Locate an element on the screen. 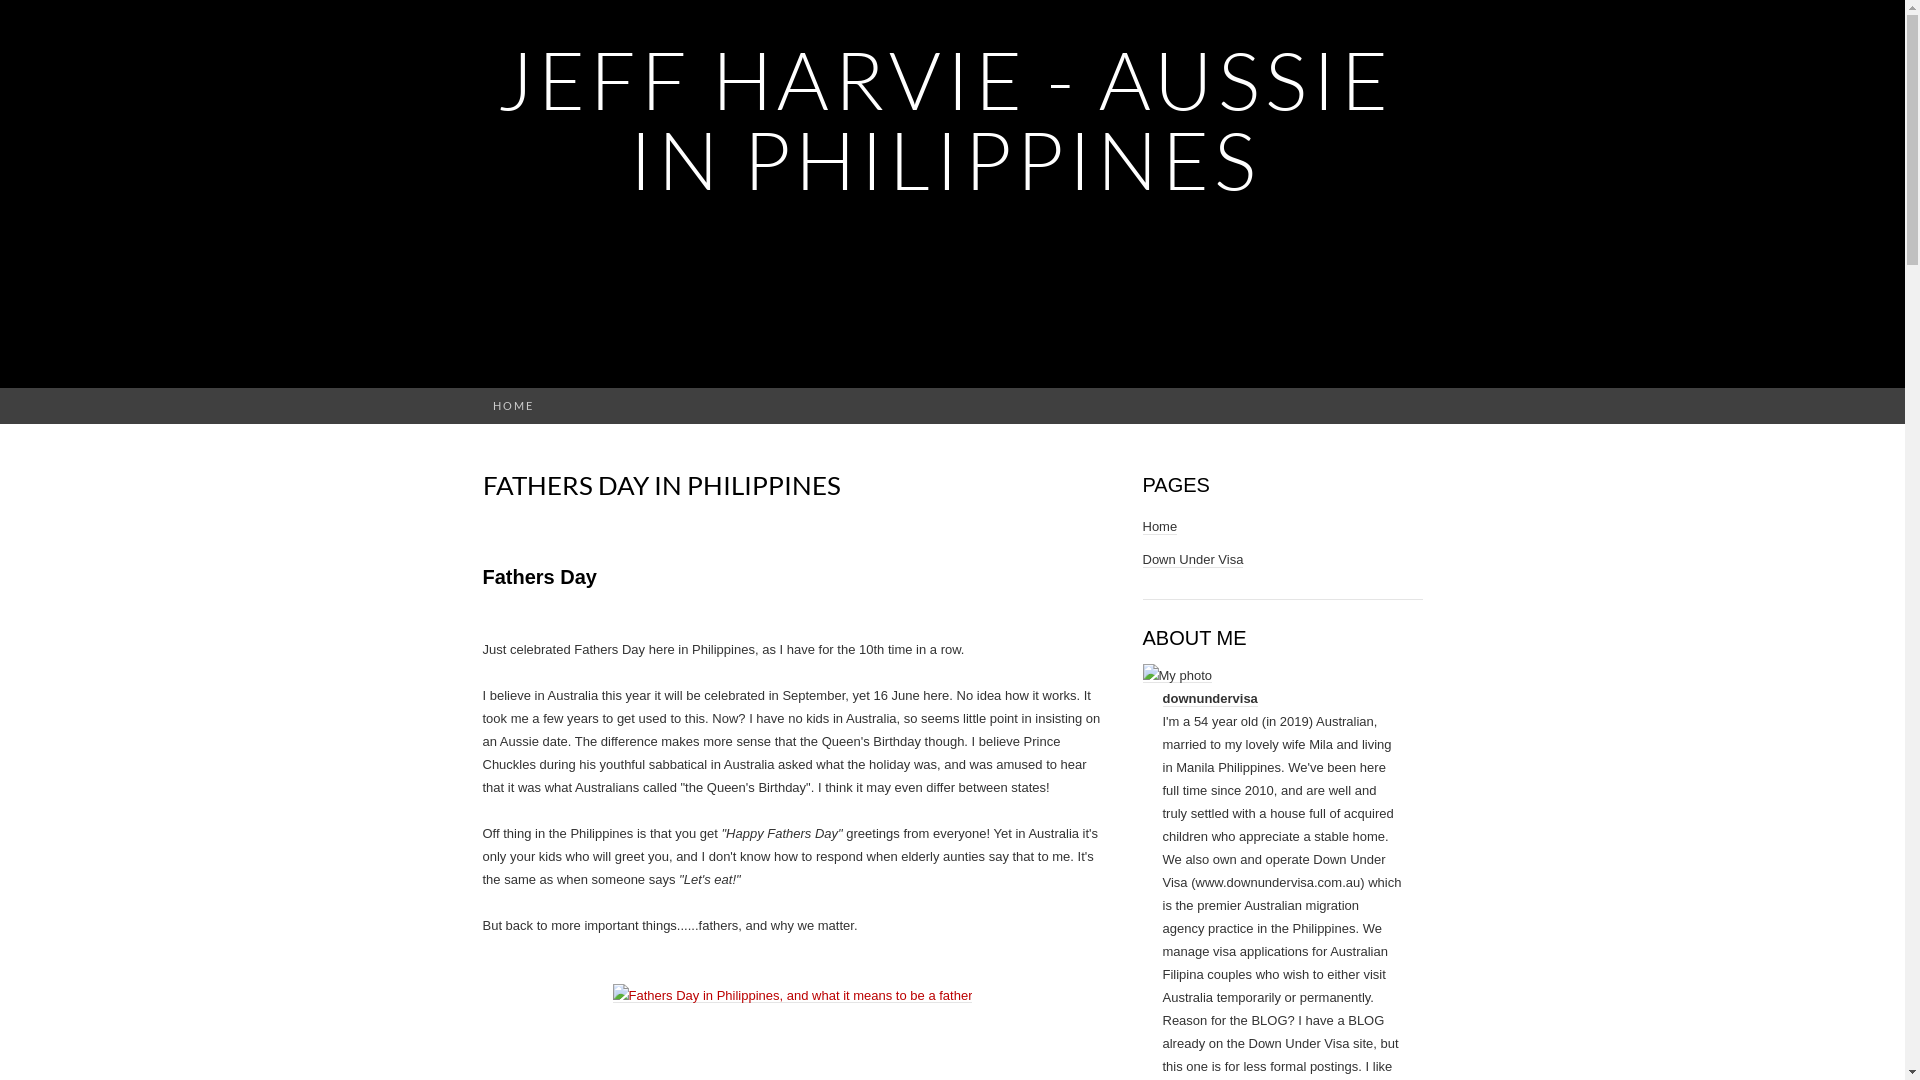 The width and height of the screenshot is (1920, 1080). 'Down Under Visa' is located at coordinates (1142, 559).